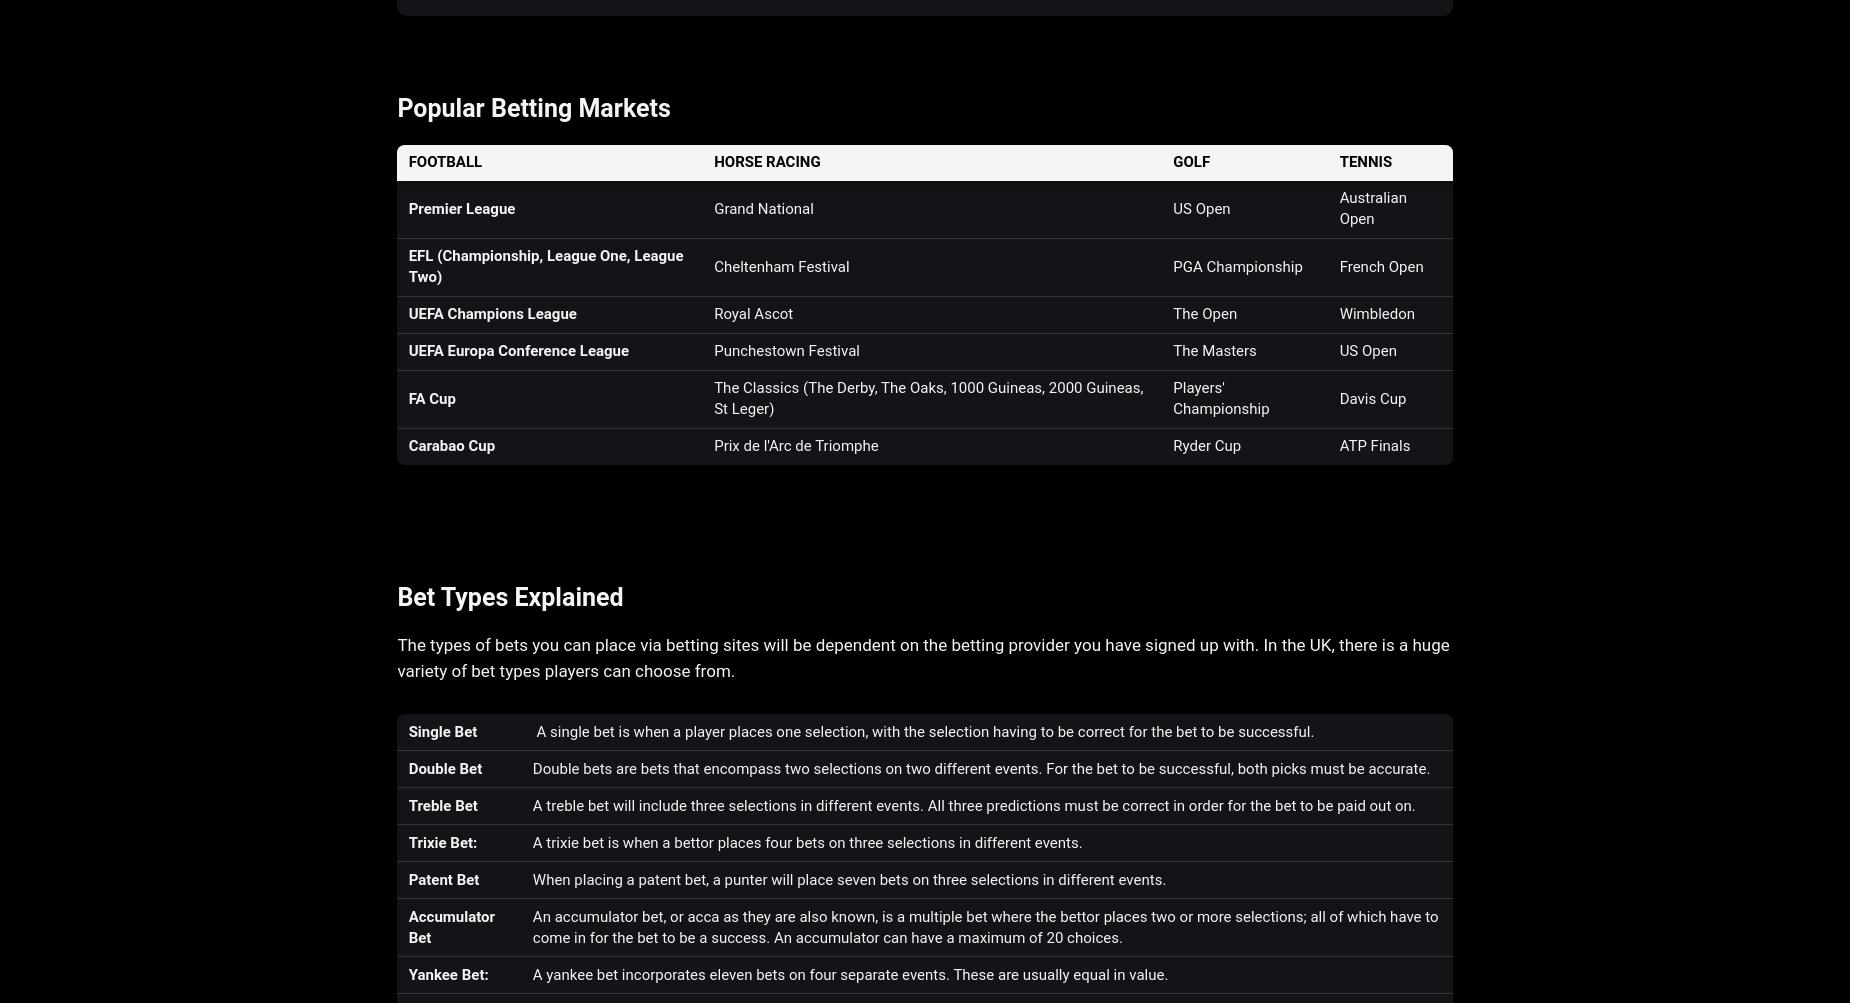 This screenshot has width=1850, height=1003. What do you see at coordinates (406, 842) in the screenshot?
I see `'Trixie Bet:'` at bounding box center [406, 842].